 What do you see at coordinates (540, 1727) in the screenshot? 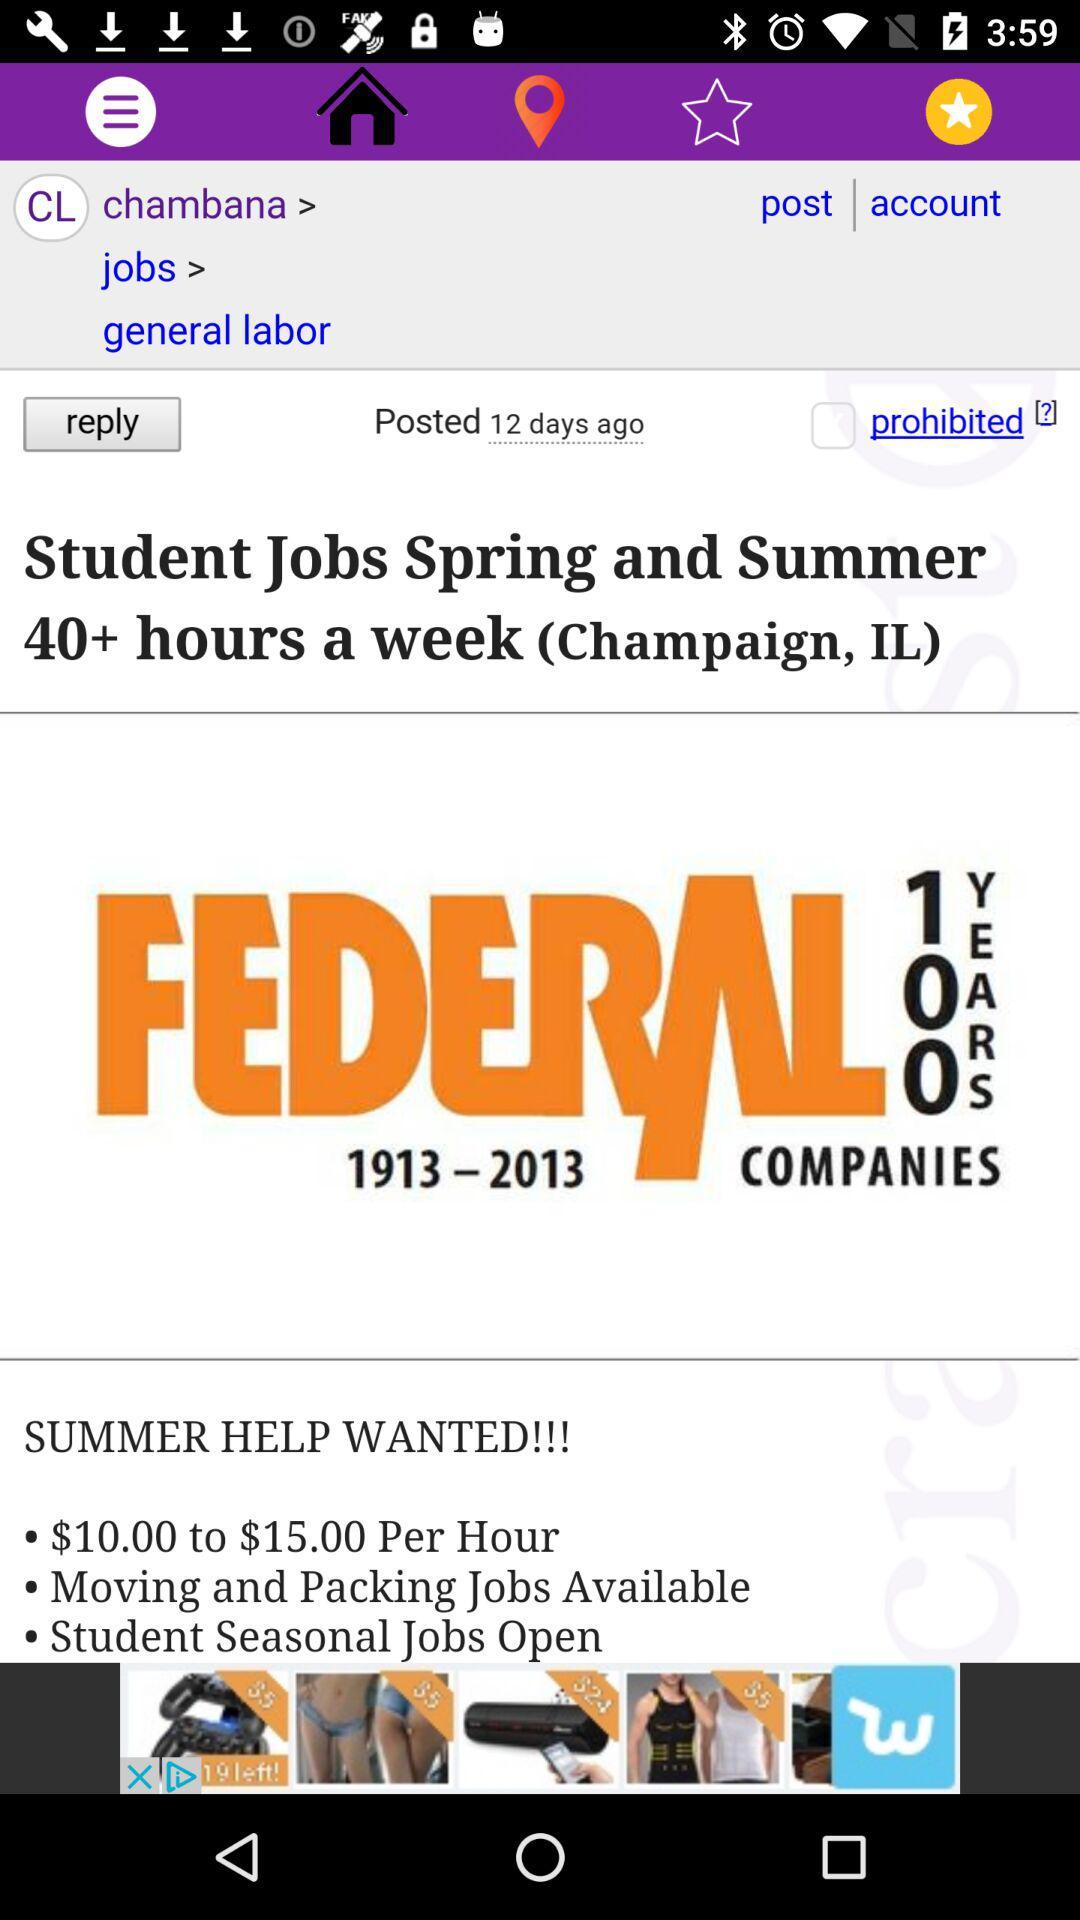
I see `advertiser` at bounding box center [540, 1727].